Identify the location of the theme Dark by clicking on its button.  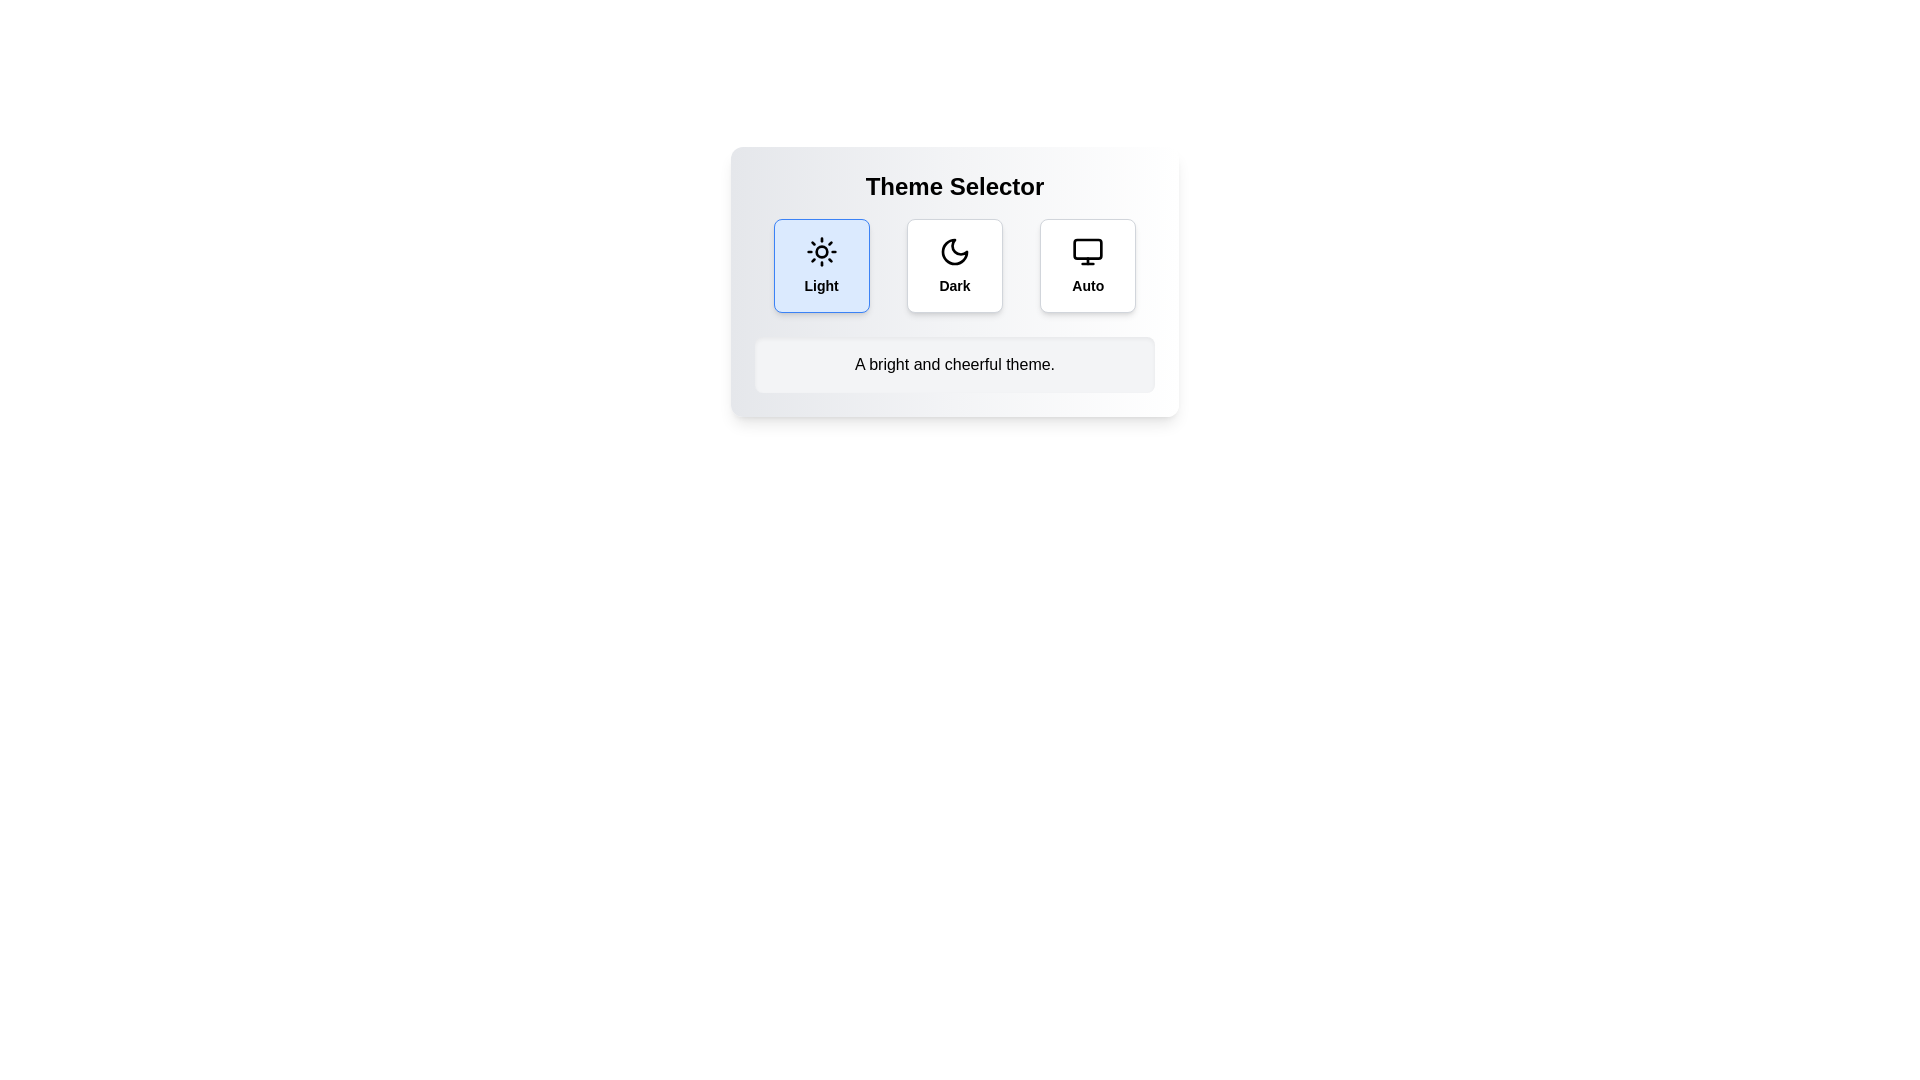
(954, 265).